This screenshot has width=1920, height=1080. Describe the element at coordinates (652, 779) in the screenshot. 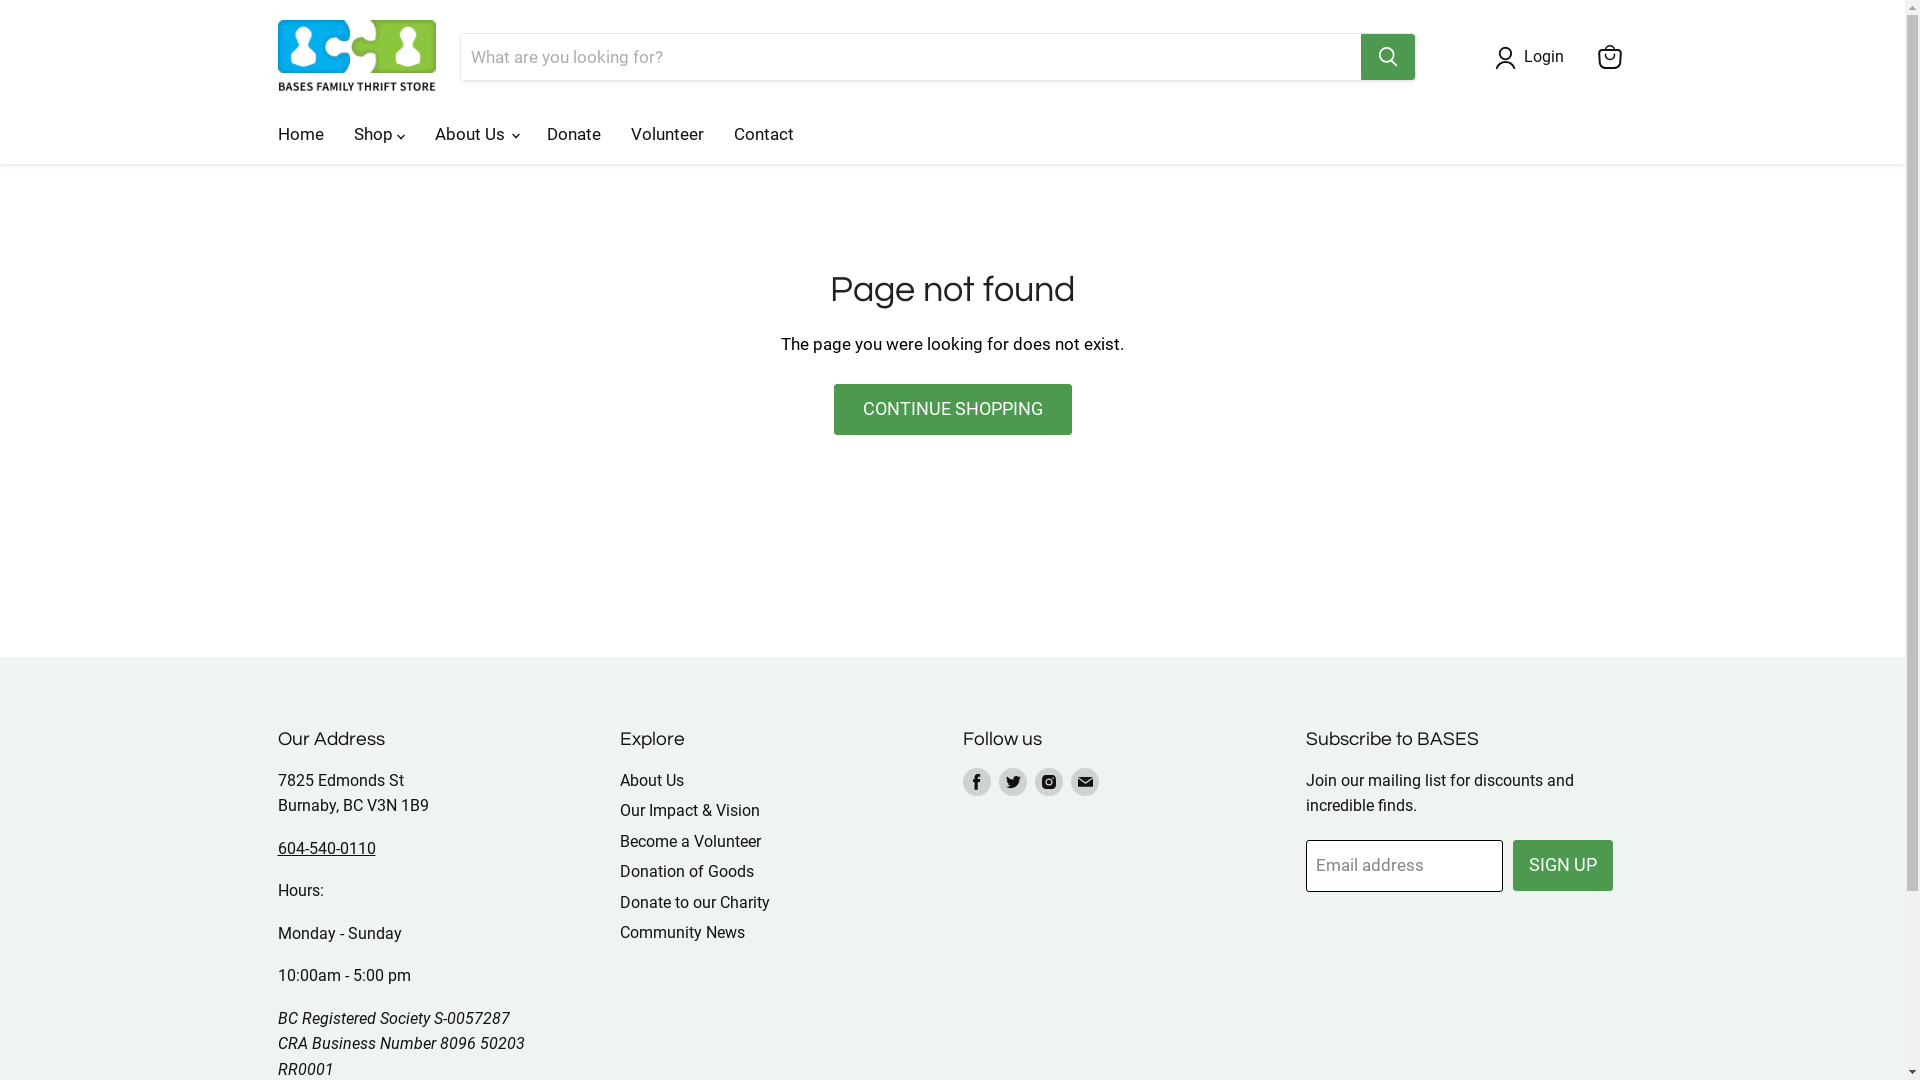

I see `'About Us'` at that location.